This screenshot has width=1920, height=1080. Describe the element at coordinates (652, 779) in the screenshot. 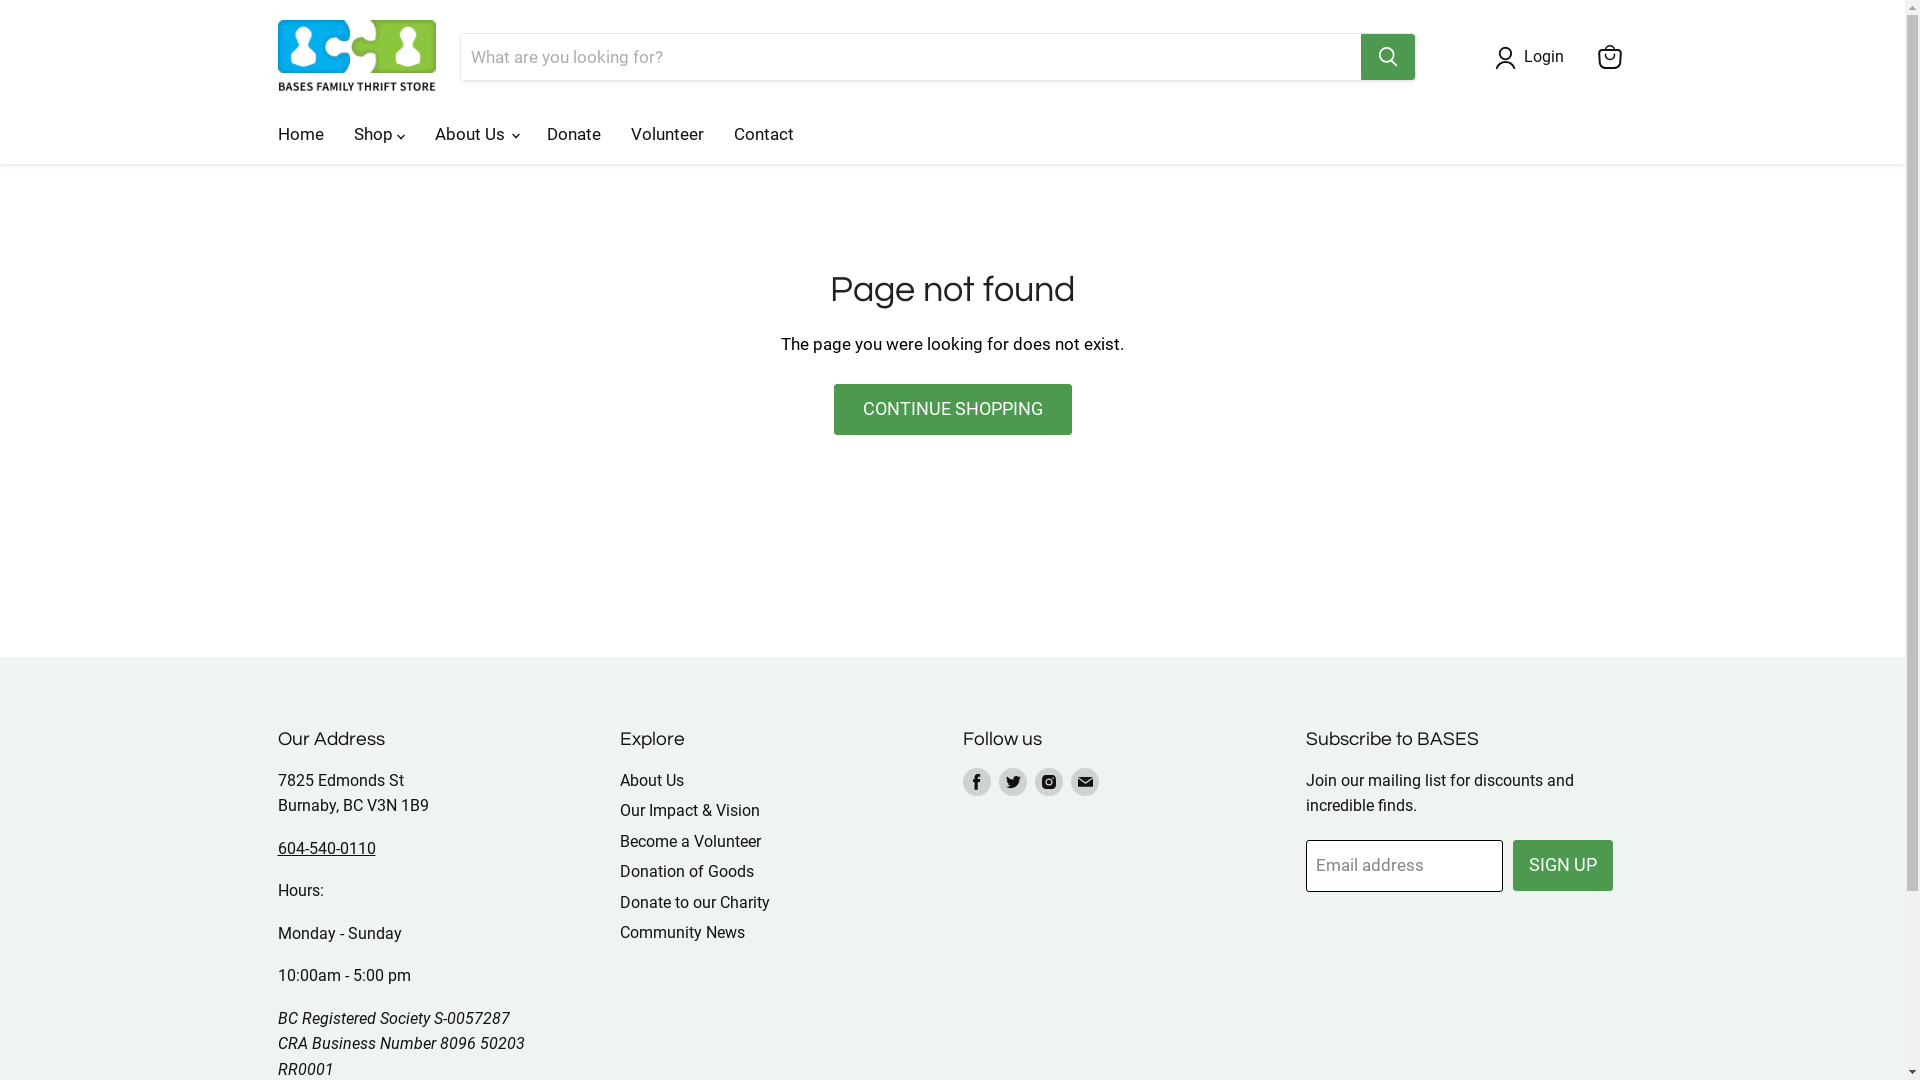

I see `'About Us'` at that location.